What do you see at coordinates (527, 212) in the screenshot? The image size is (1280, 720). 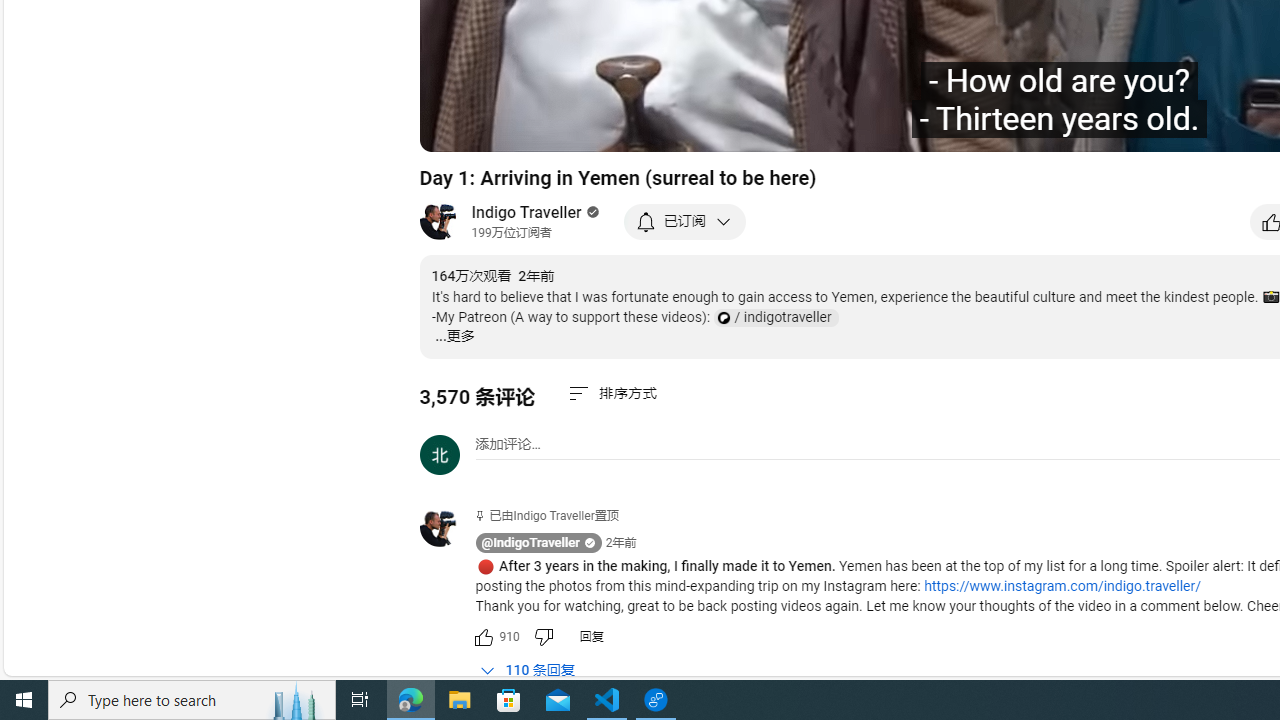 I see `'Indigo Traveller'` at bounding box center [527, 212].